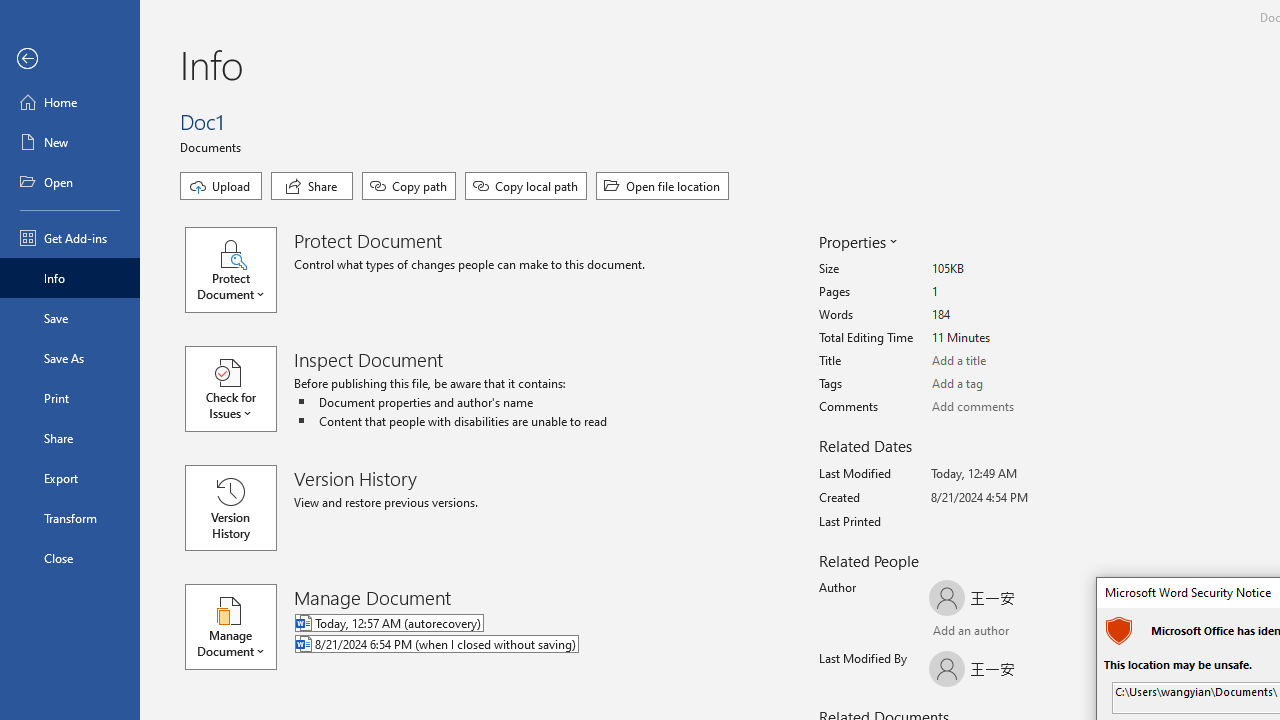 This screenshot has width=1280, height=720. What do you see at coordinates (69, 140) in the screenshot?
I see `'New'` at bounding box center [69, 140].